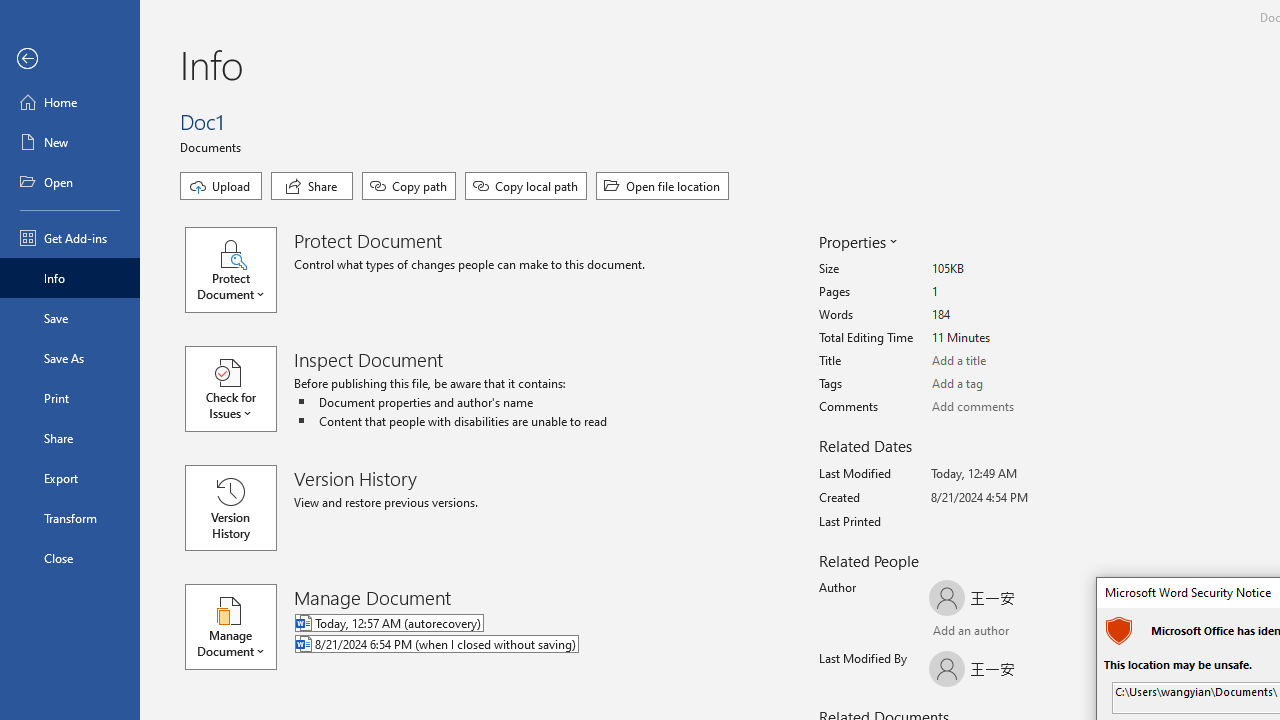 This screenshot has width=1280, height=720. What do you see at coordinates (69, 140) in the screenshot?
I see `'New'` at bounding box center [69, 140].